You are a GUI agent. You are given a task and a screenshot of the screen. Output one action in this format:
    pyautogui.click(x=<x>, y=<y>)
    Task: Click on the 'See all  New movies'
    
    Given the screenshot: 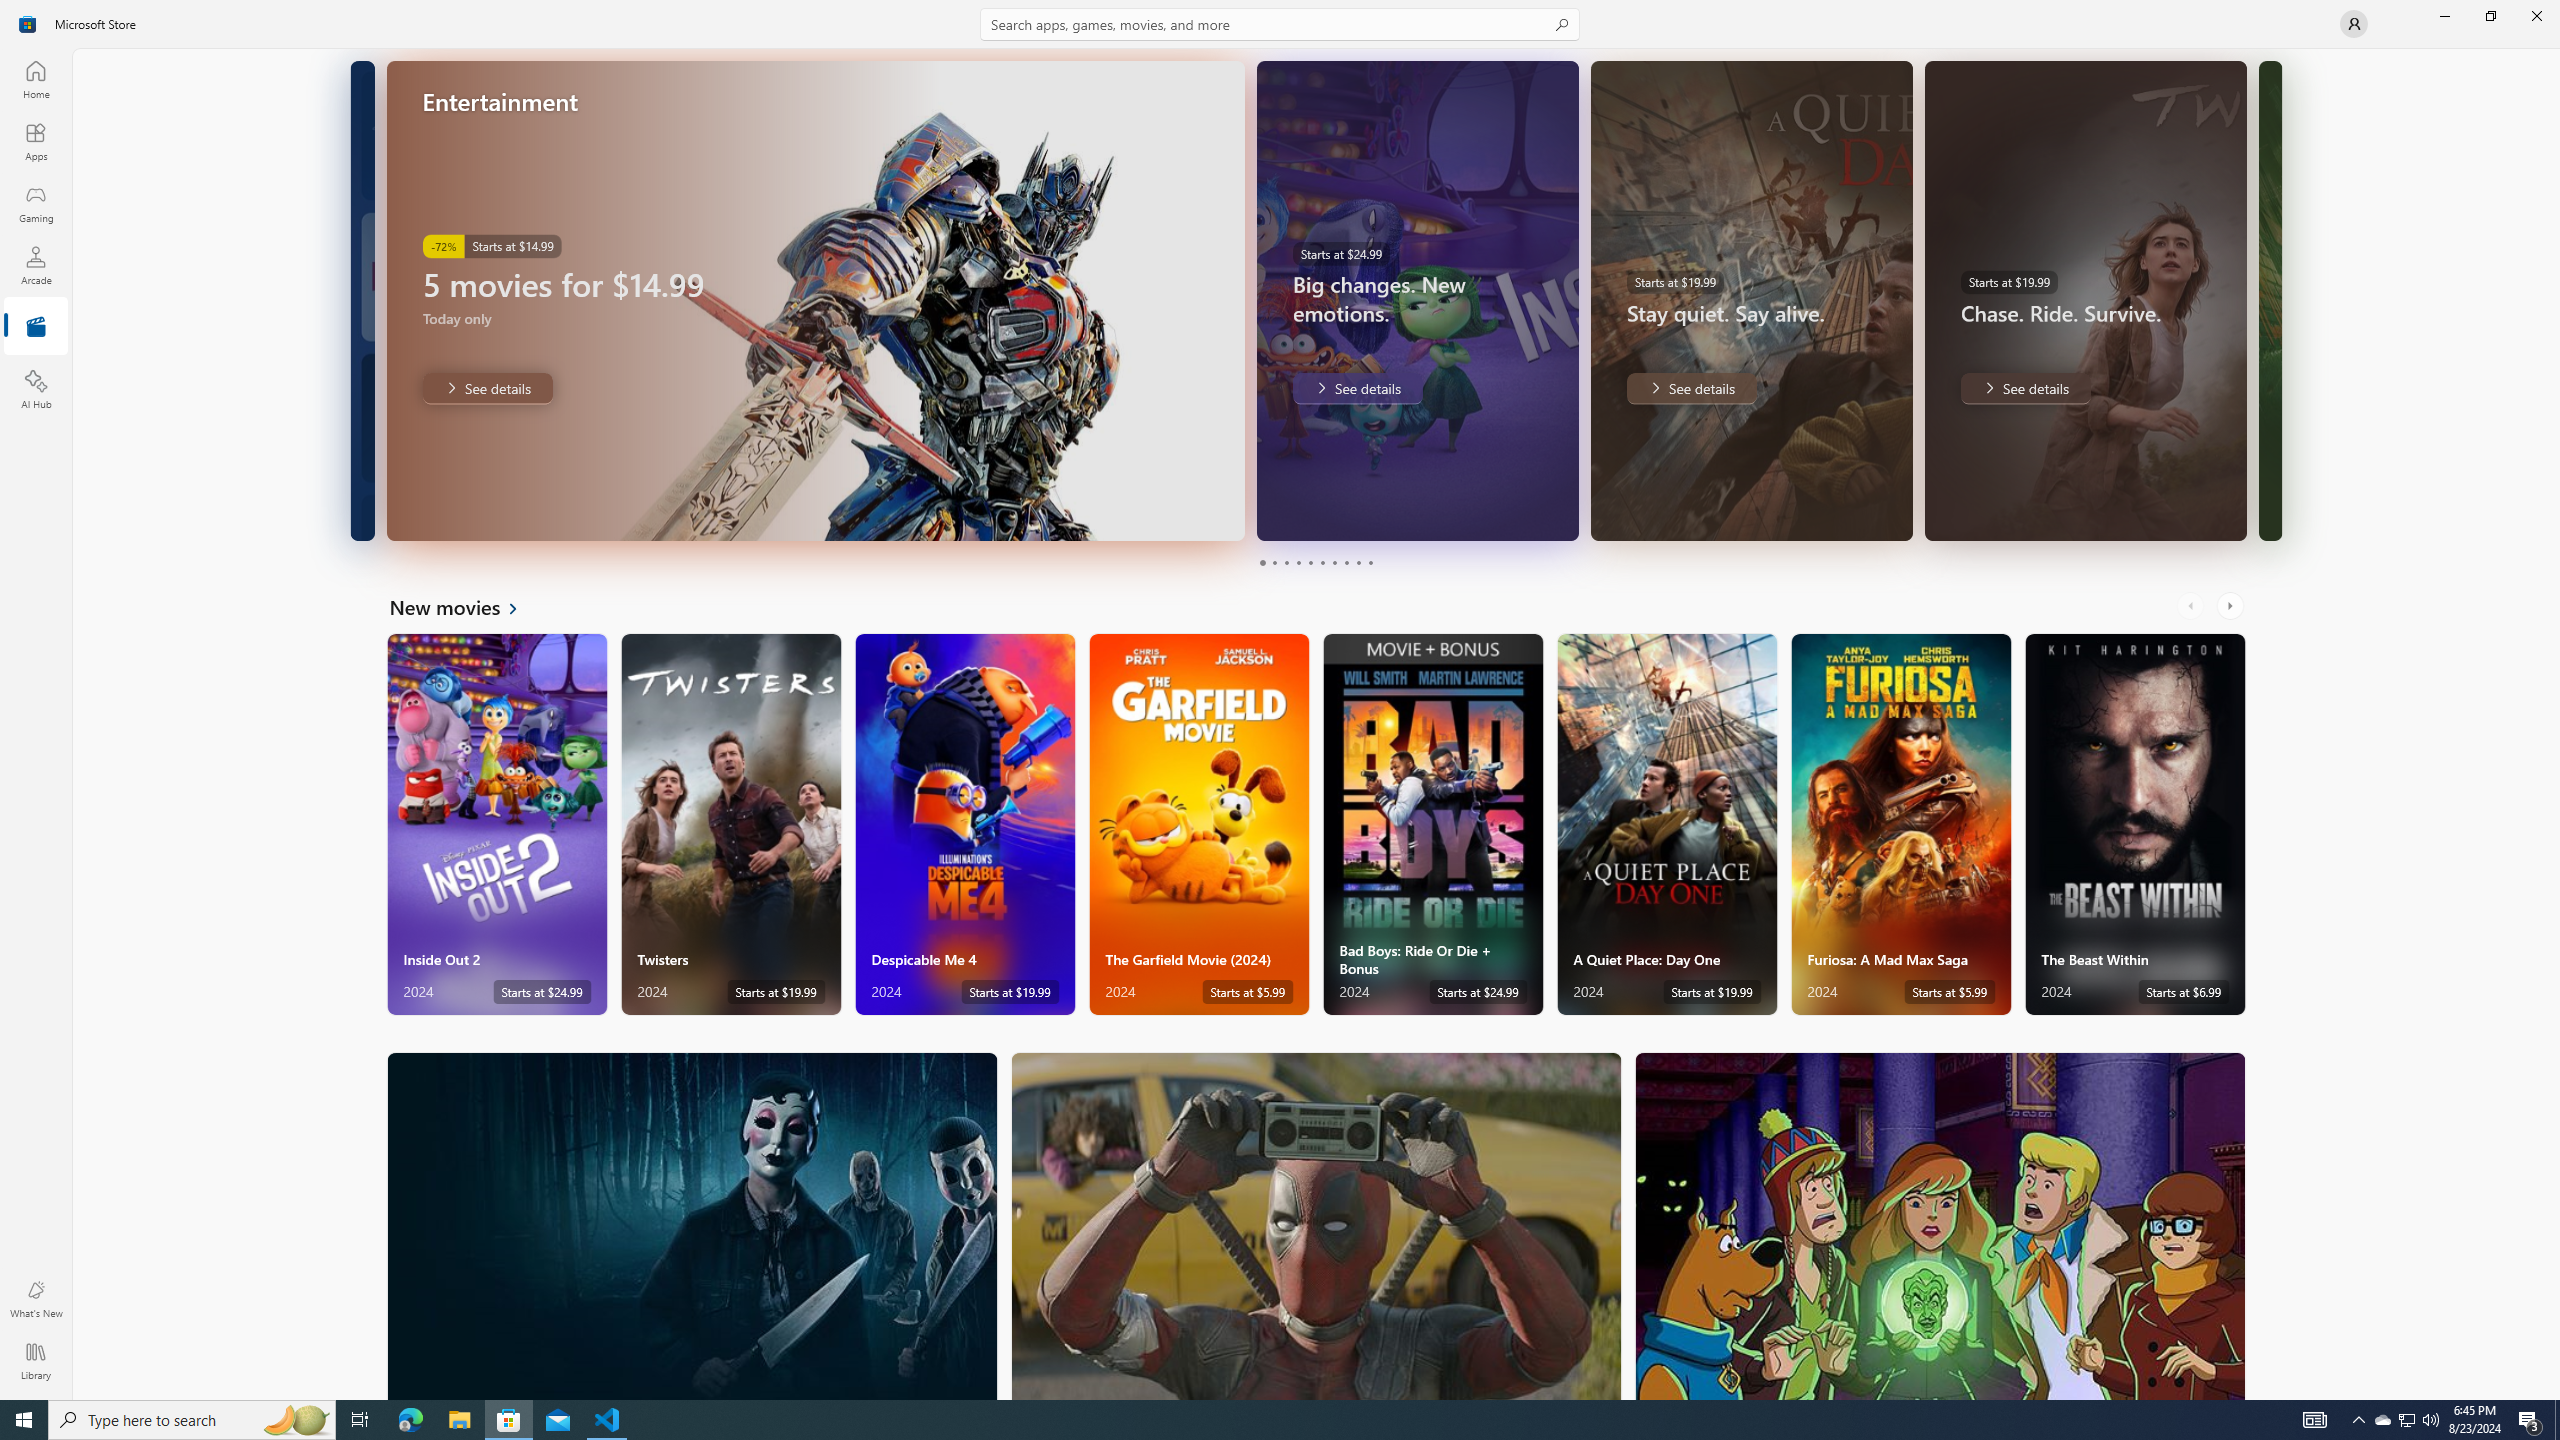 What is the action you would take?
    pyautogui.click(x=464, y=605)
    